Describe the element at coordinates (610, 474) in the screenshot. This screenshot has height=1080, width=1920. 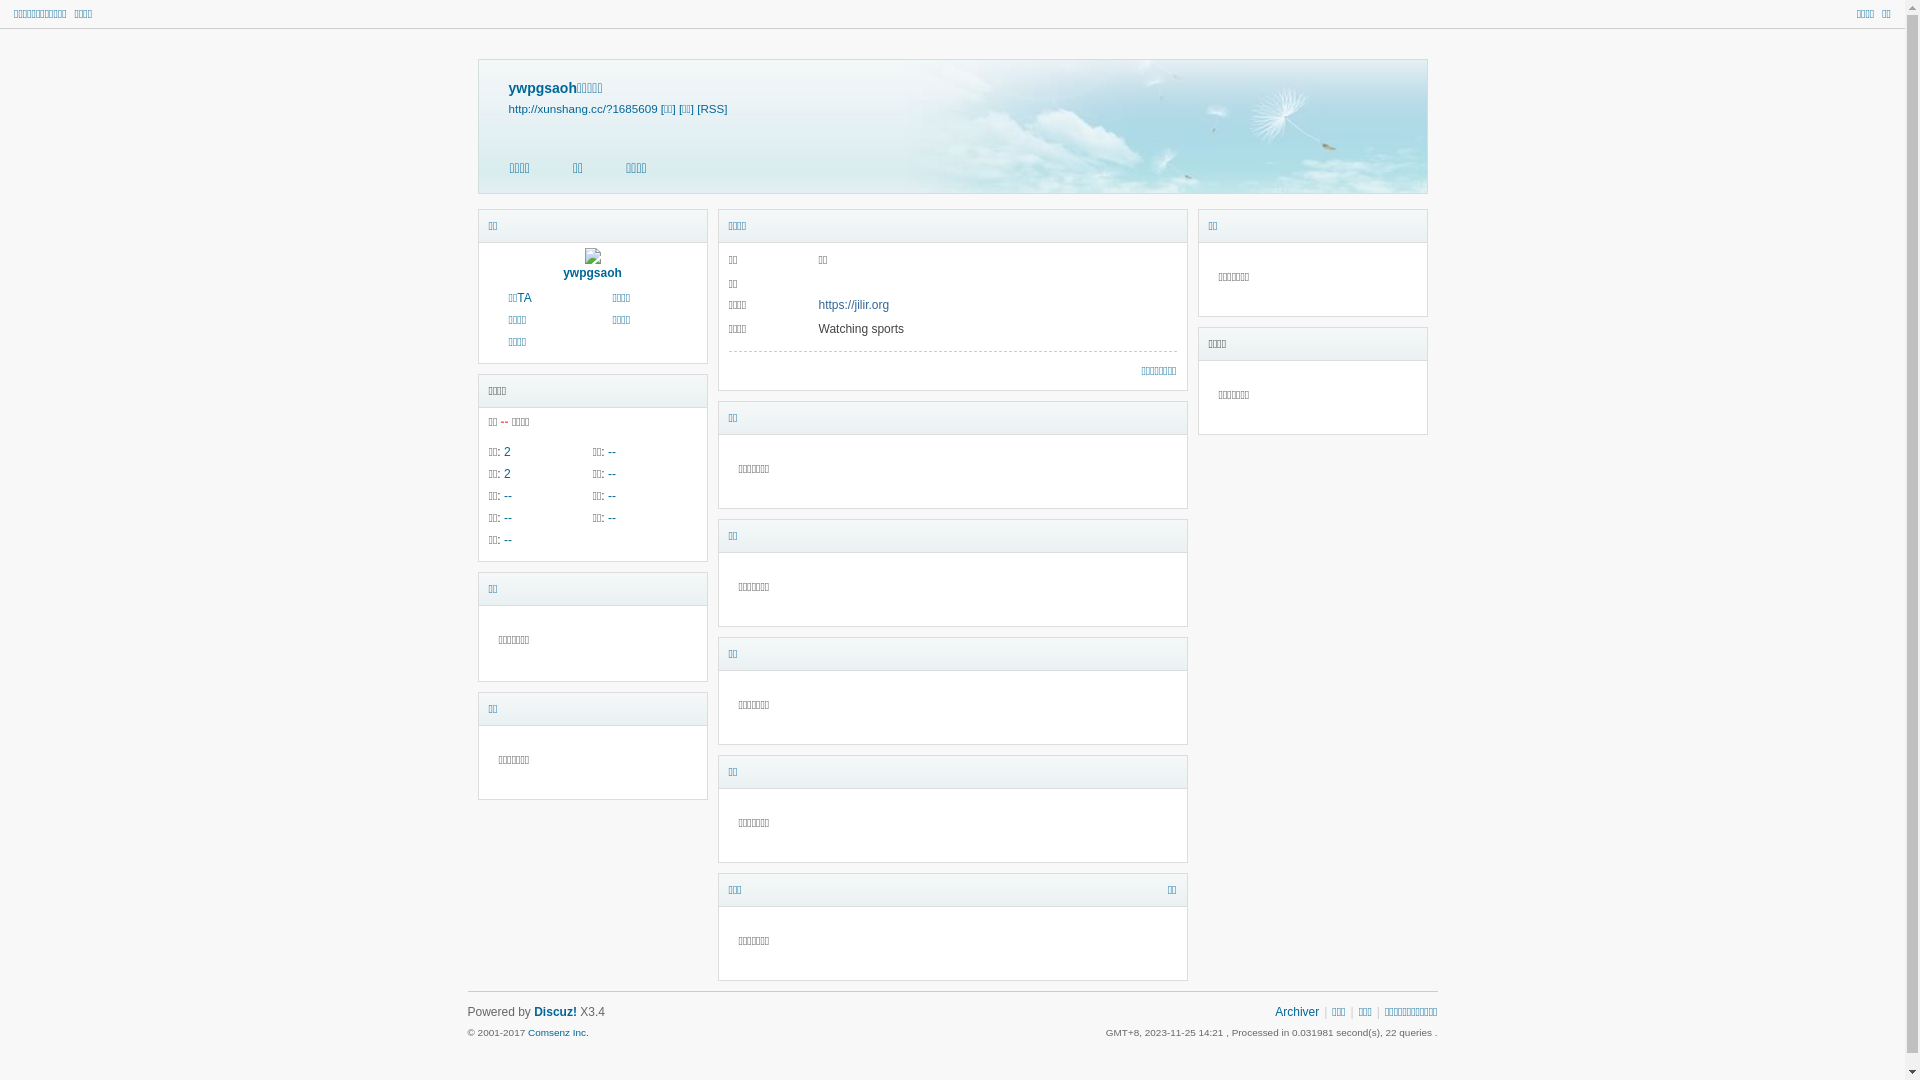
I see `'--'` at that location.